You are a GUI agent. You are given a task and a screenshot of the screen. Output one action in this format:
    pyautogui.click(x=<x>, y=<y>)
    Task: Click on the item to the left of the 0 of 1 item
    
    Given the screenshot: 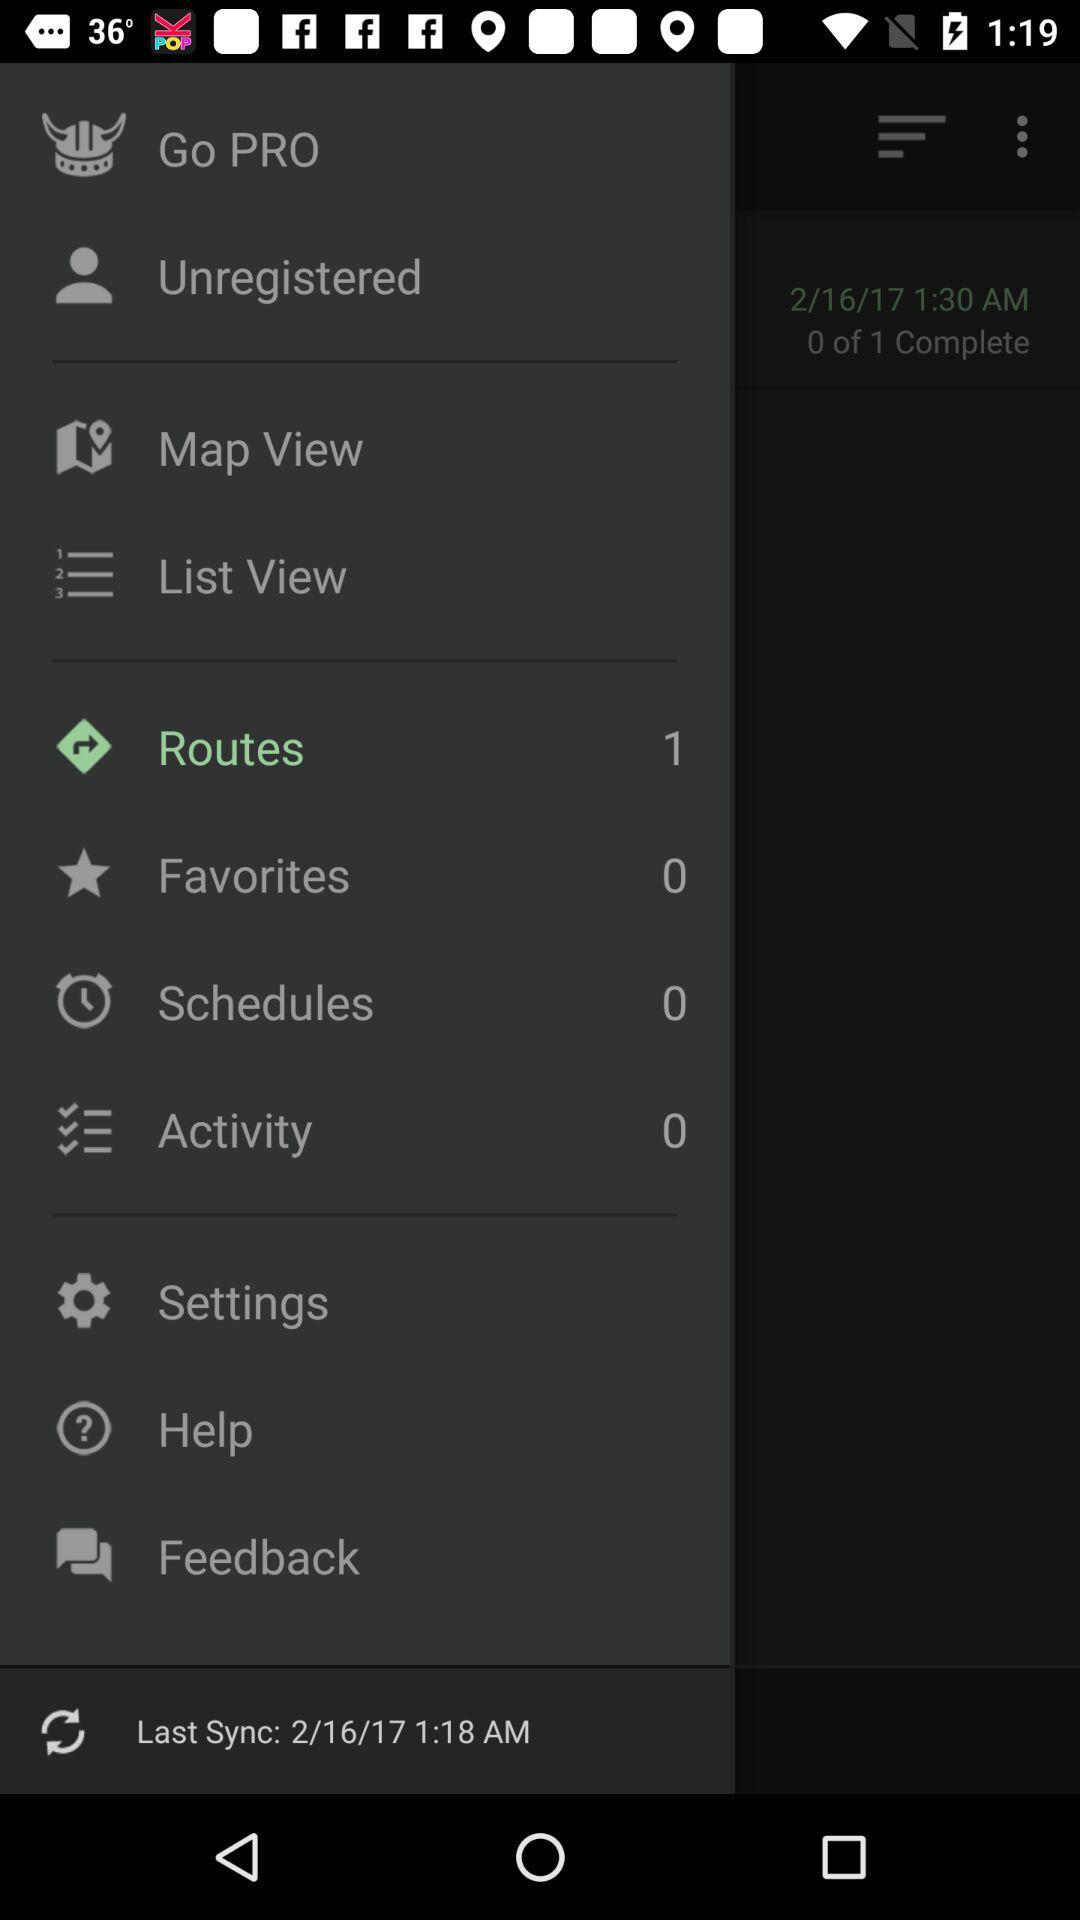 What is the action you would take?
    pyautogui.click(x=505, y=340)
    